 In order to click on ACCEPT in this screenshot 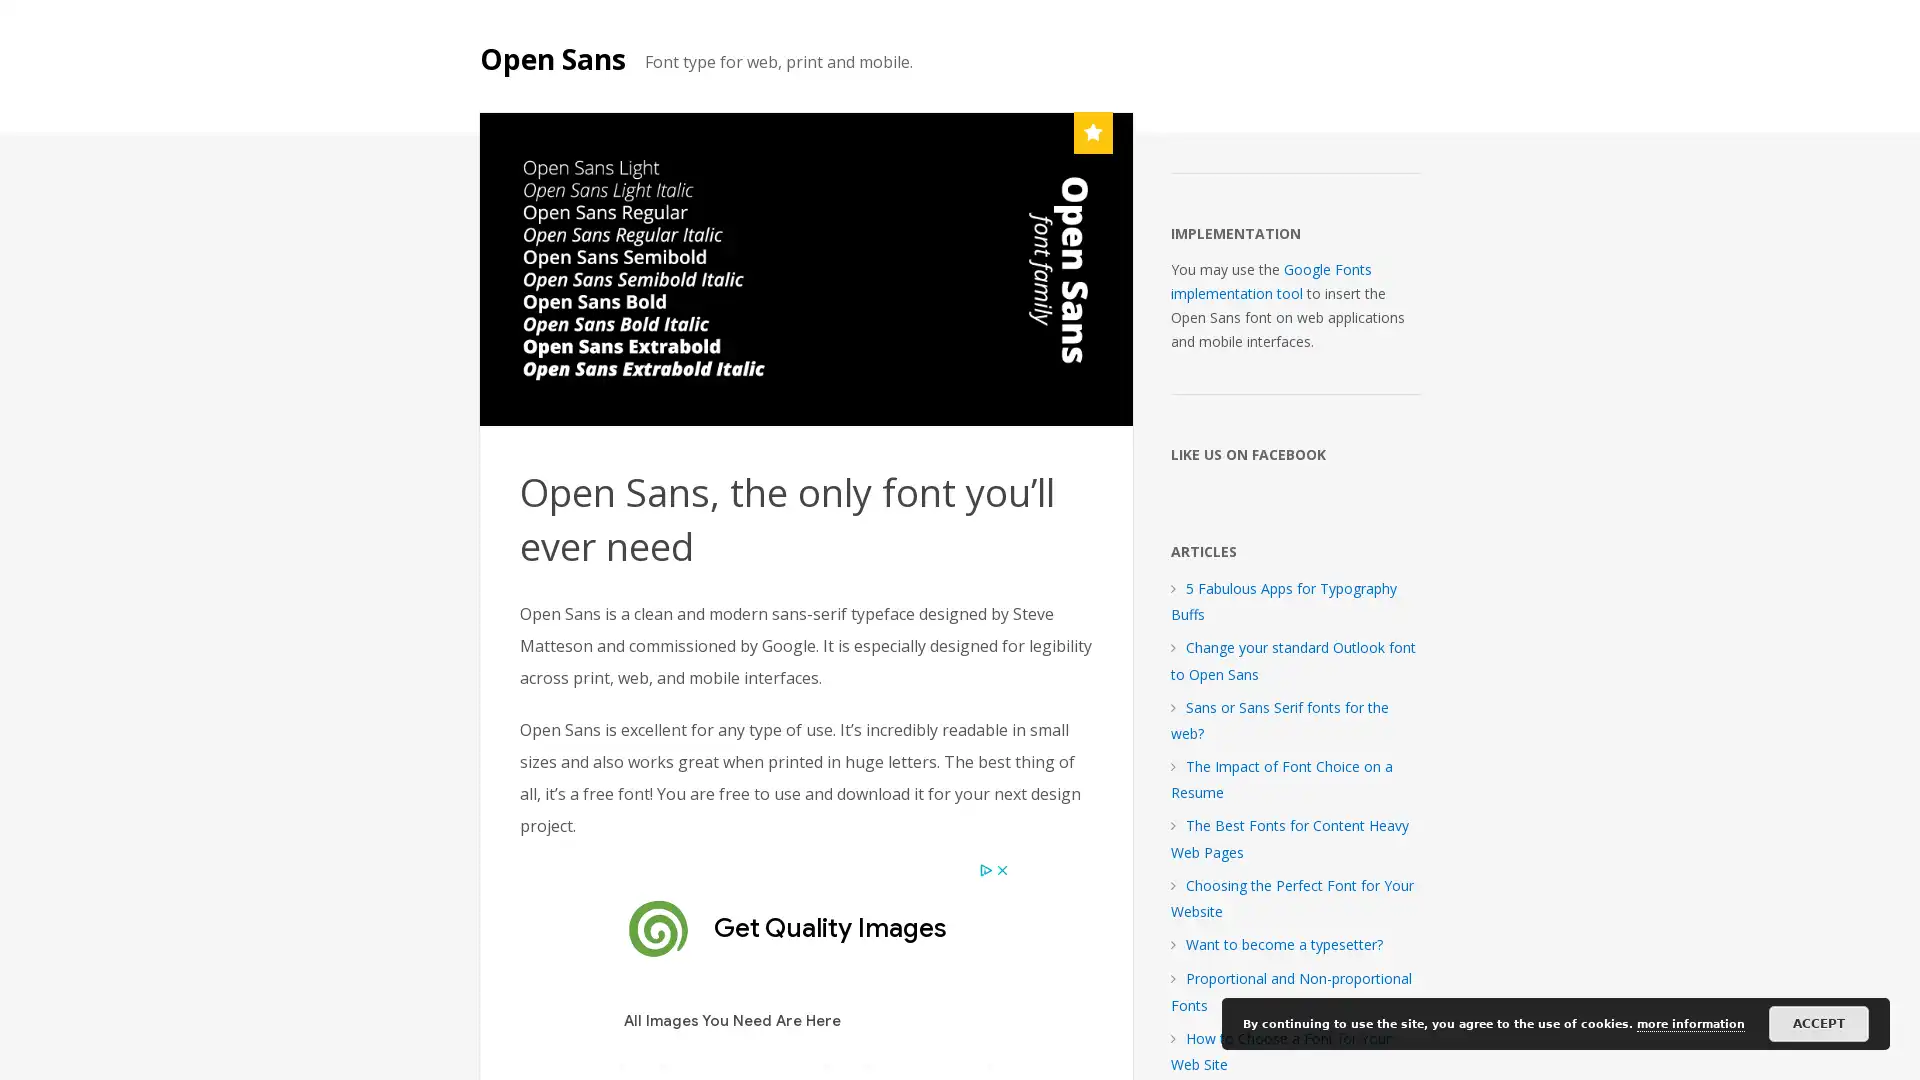, I will do `click(1819, 1023)`.